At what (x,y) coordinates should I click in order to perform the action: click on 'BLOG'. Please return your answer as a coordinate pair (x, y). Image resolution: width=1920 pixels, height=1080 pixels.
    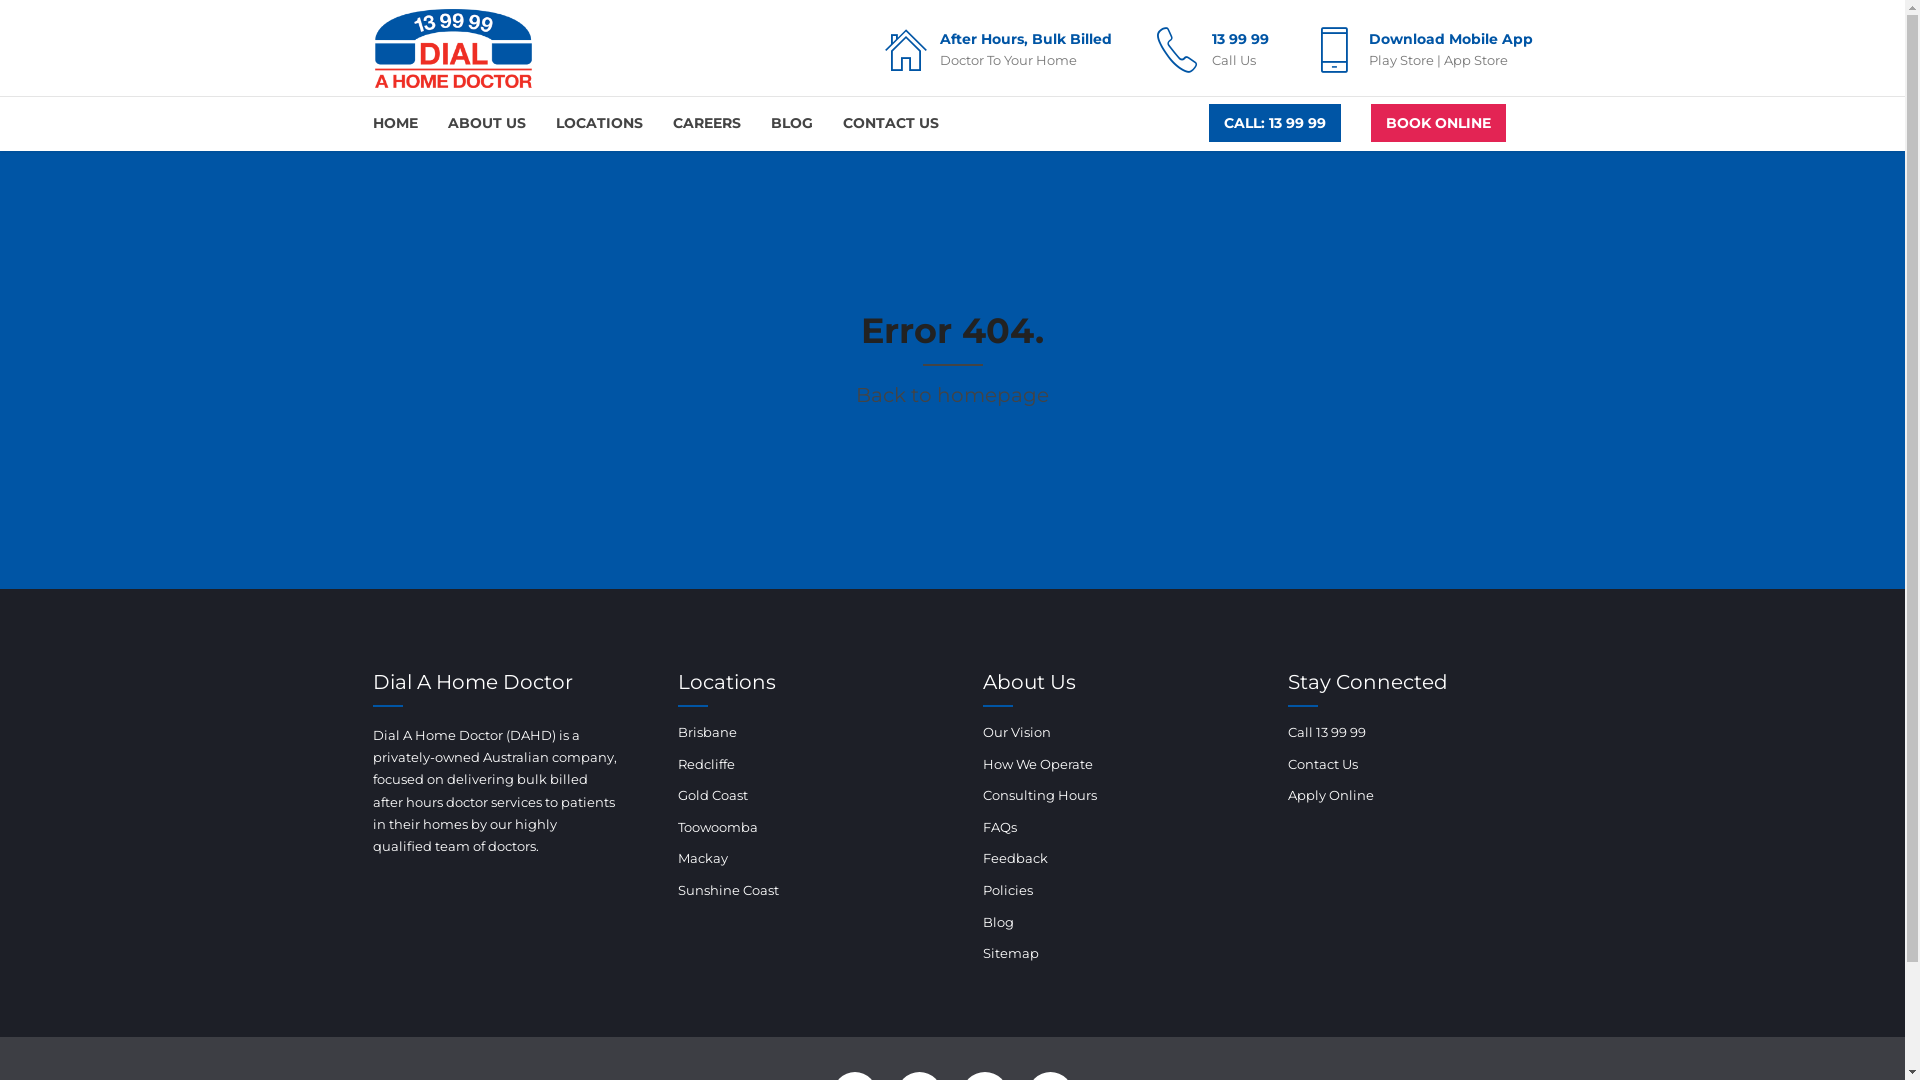
    Looking at the image, I should click on (768, 123).